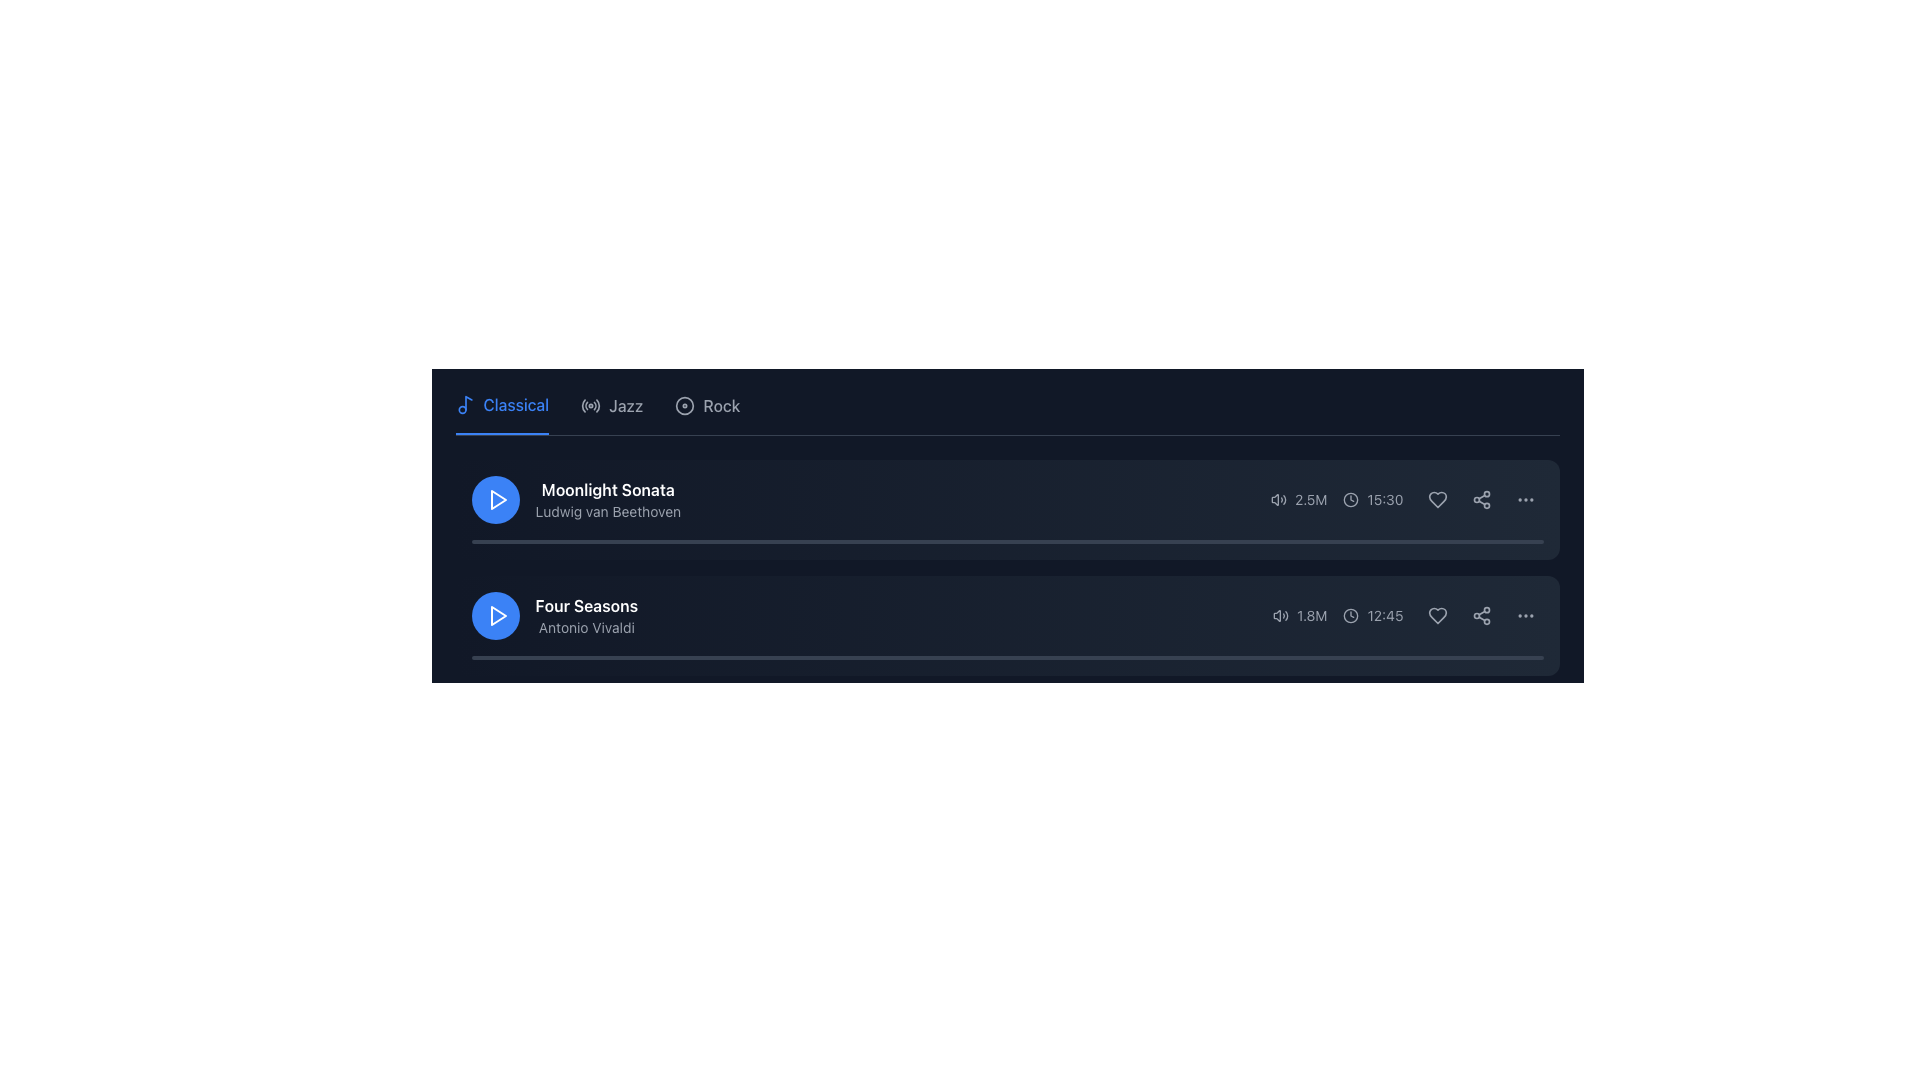 This screenshot has width=1920, height=1080. Describe the element at coordinates (554, 615) in the screenshot. I see `the Track display item located in the second row of audio tracks, which displays the title and artist of a track` at that location.